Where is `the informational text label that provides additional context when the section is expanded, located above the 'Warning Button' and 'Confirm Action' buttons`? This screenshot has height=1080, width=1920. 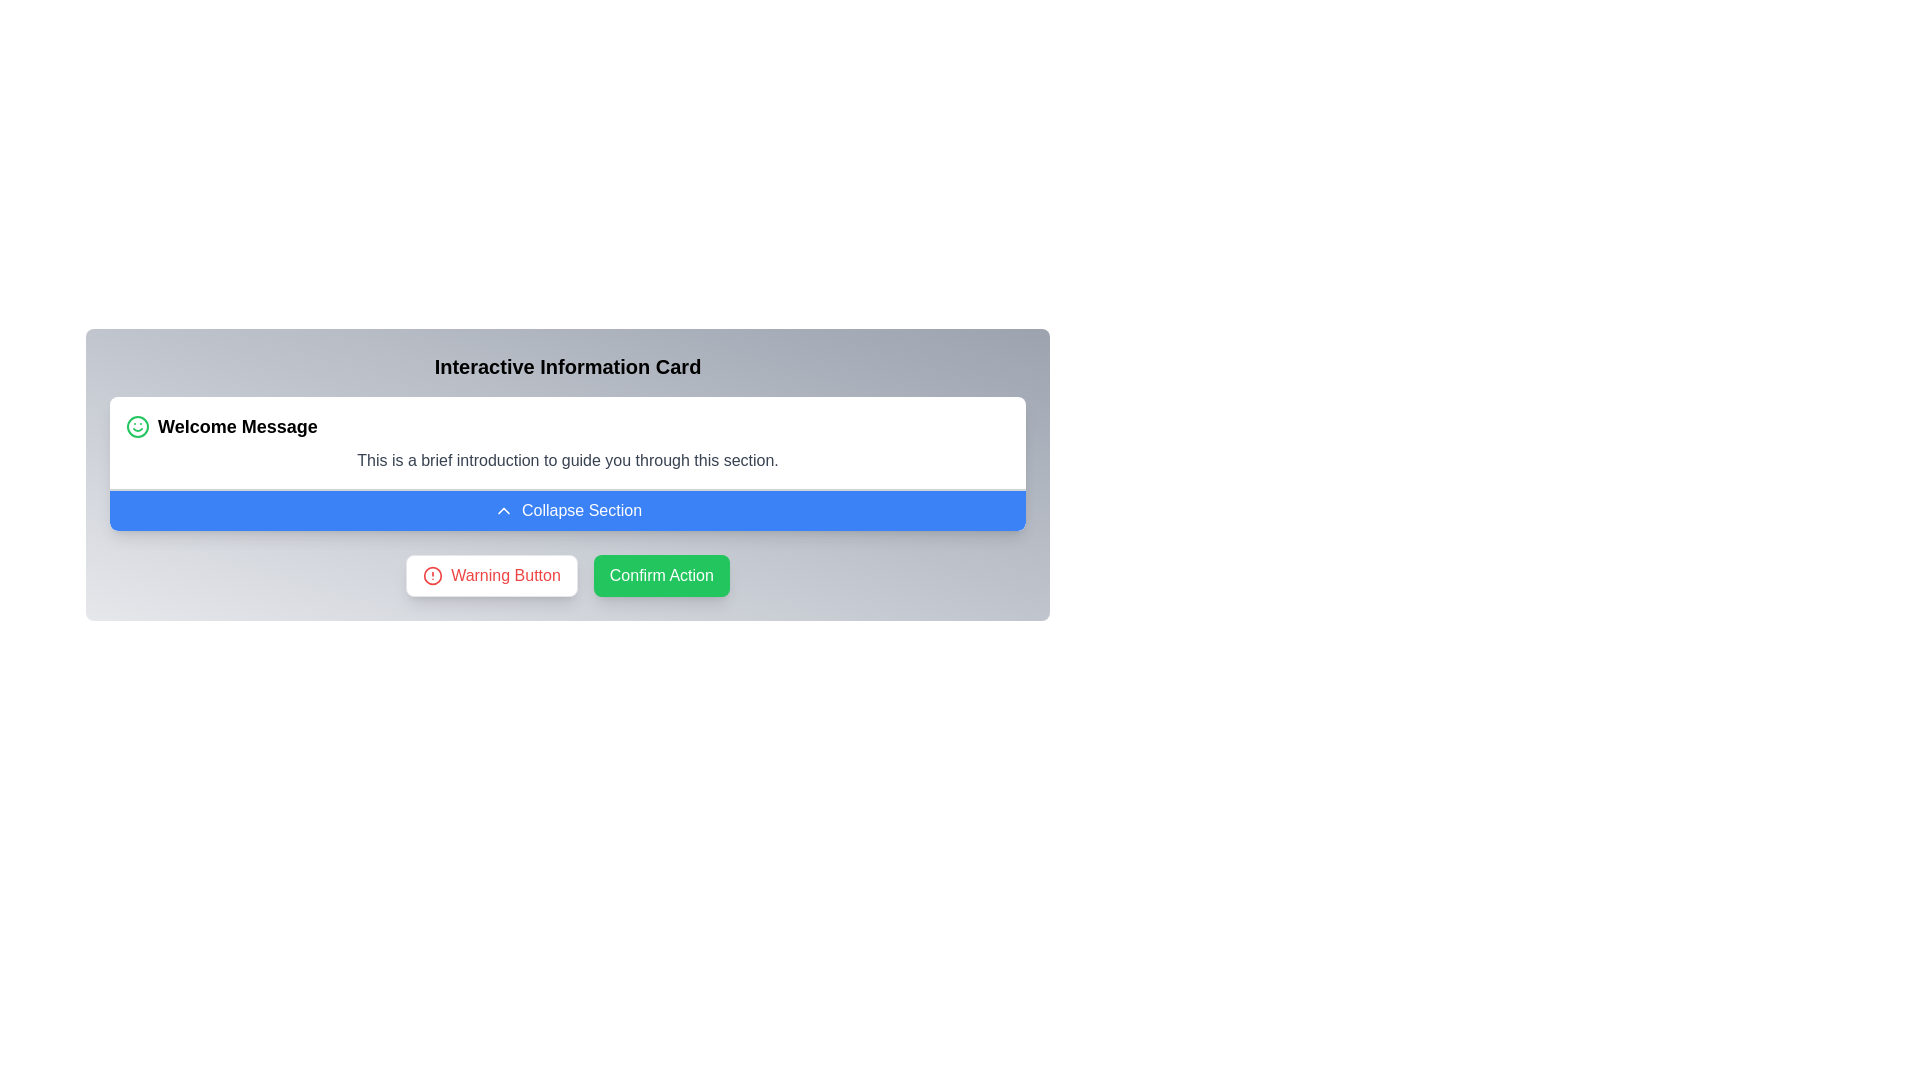 the informational text label that provides additional context when the section is expanded, located above the 'Warning Button' and 'Confirm Action' buttons is located at coordinates (566, 559).